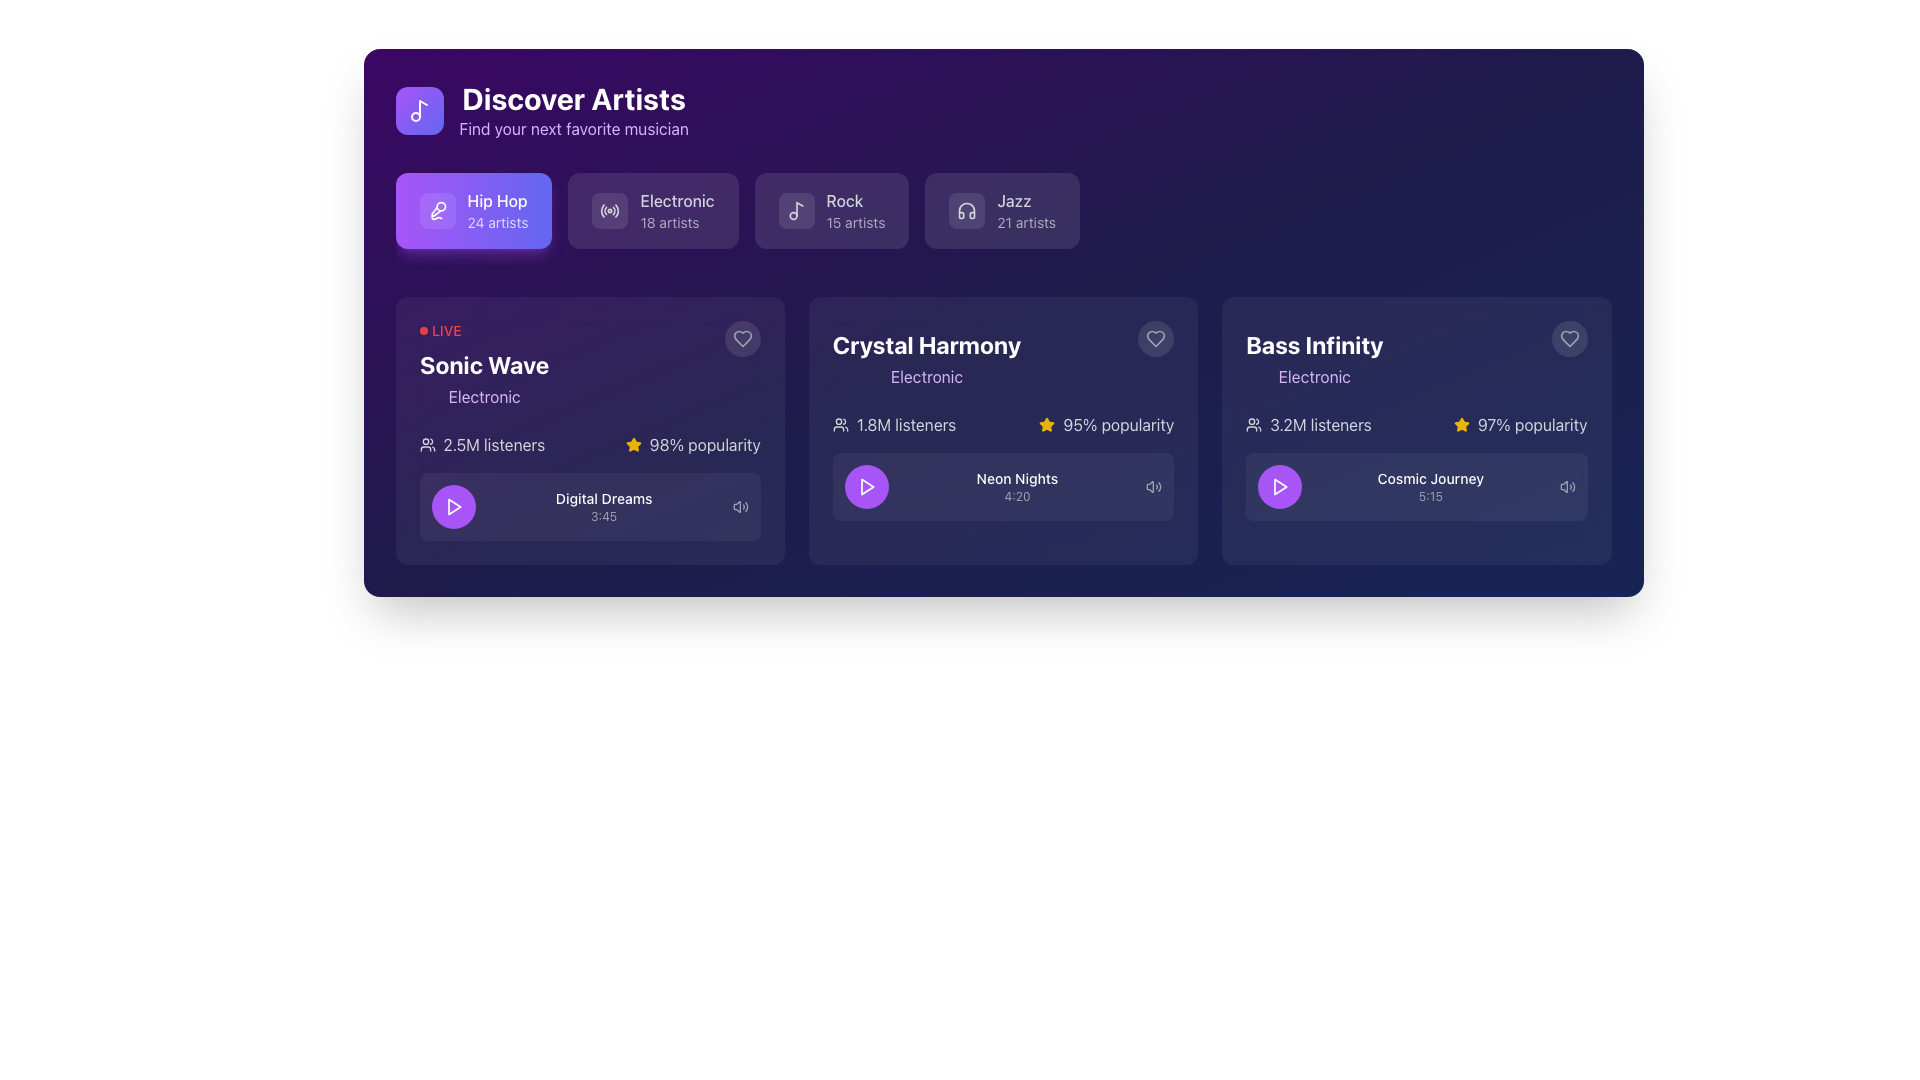 The height and width of the screenshot is (1080, 1920). What do you see at coordinates (482, 443) in the screenshot?
I see `displayed text of the informative label indicating the audience size for the 'Sonic Wave' category, located beneath the title 'Sonic Wave' and above the 'Digital Dreams' track` at bounding box center [482, 443].